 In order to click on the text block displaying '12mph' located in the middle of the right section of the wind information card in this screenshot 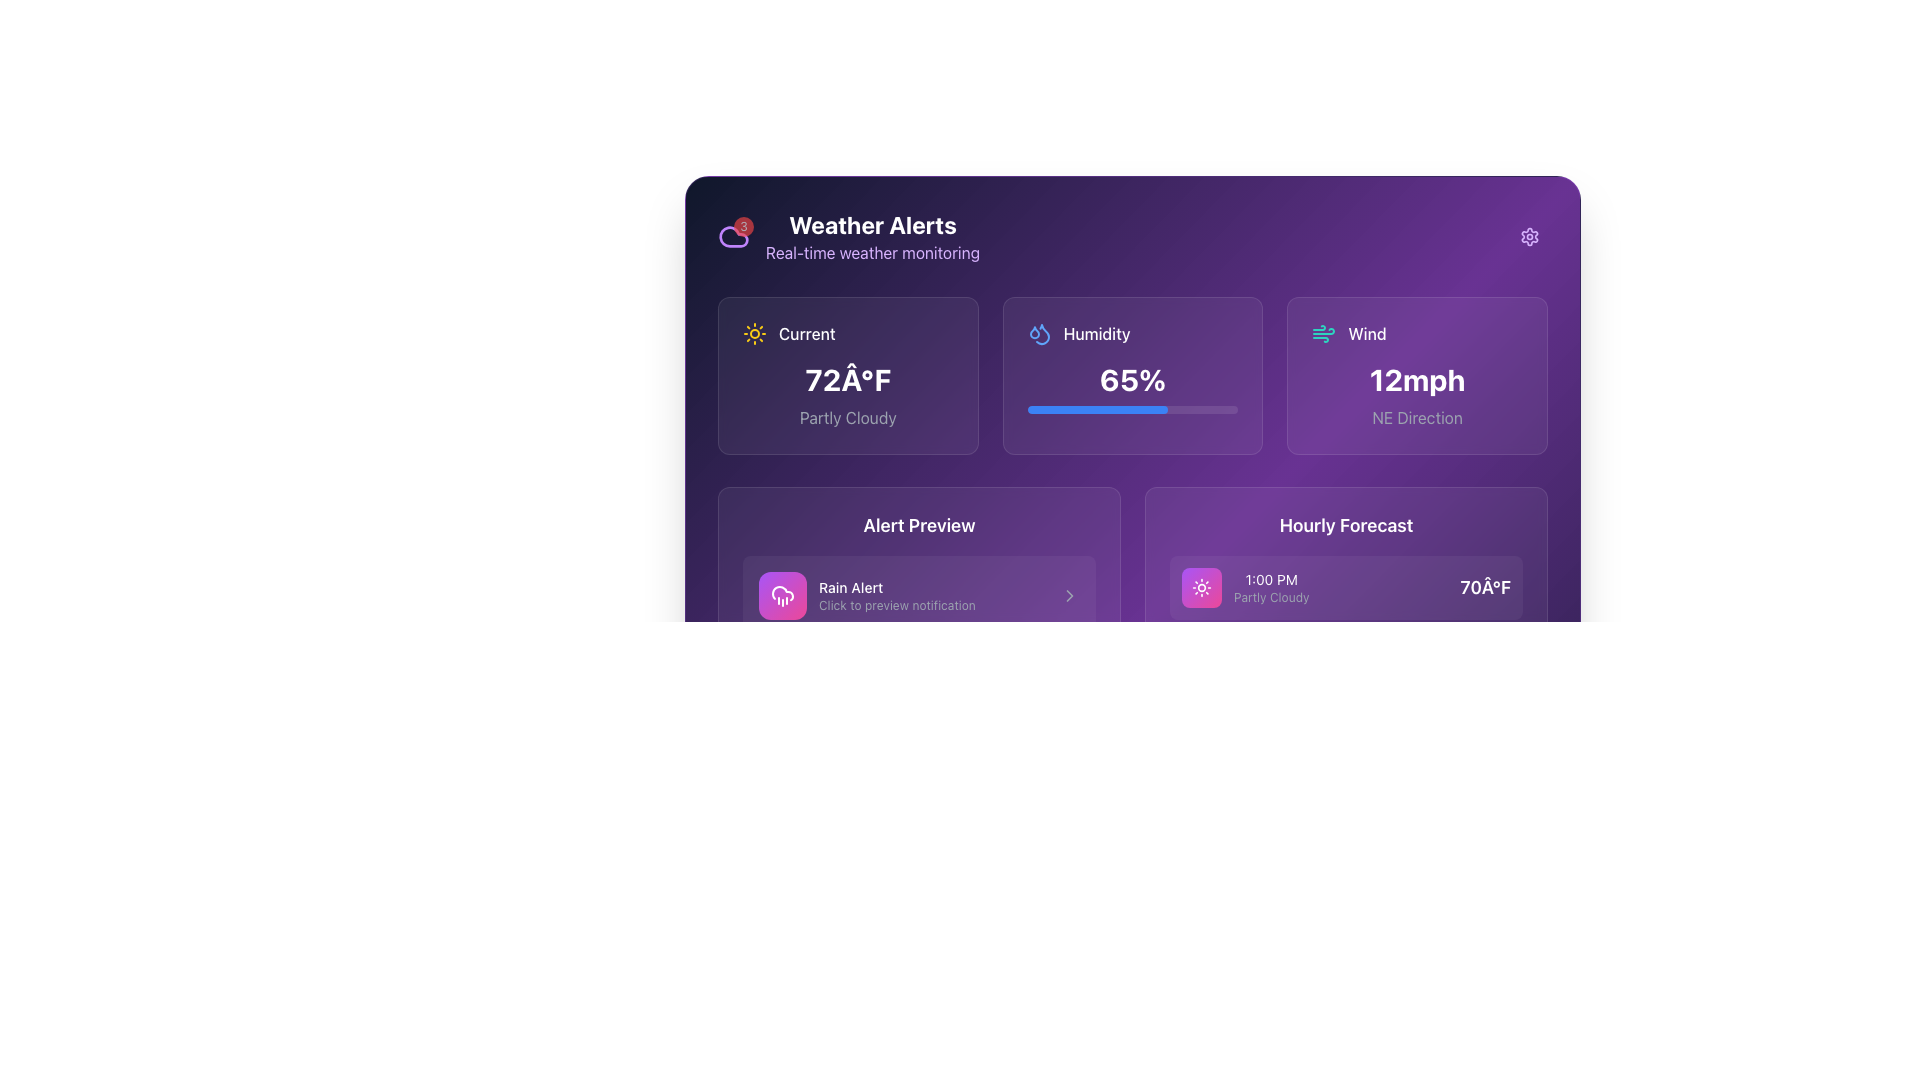, I will do `click(1416, 380)`.